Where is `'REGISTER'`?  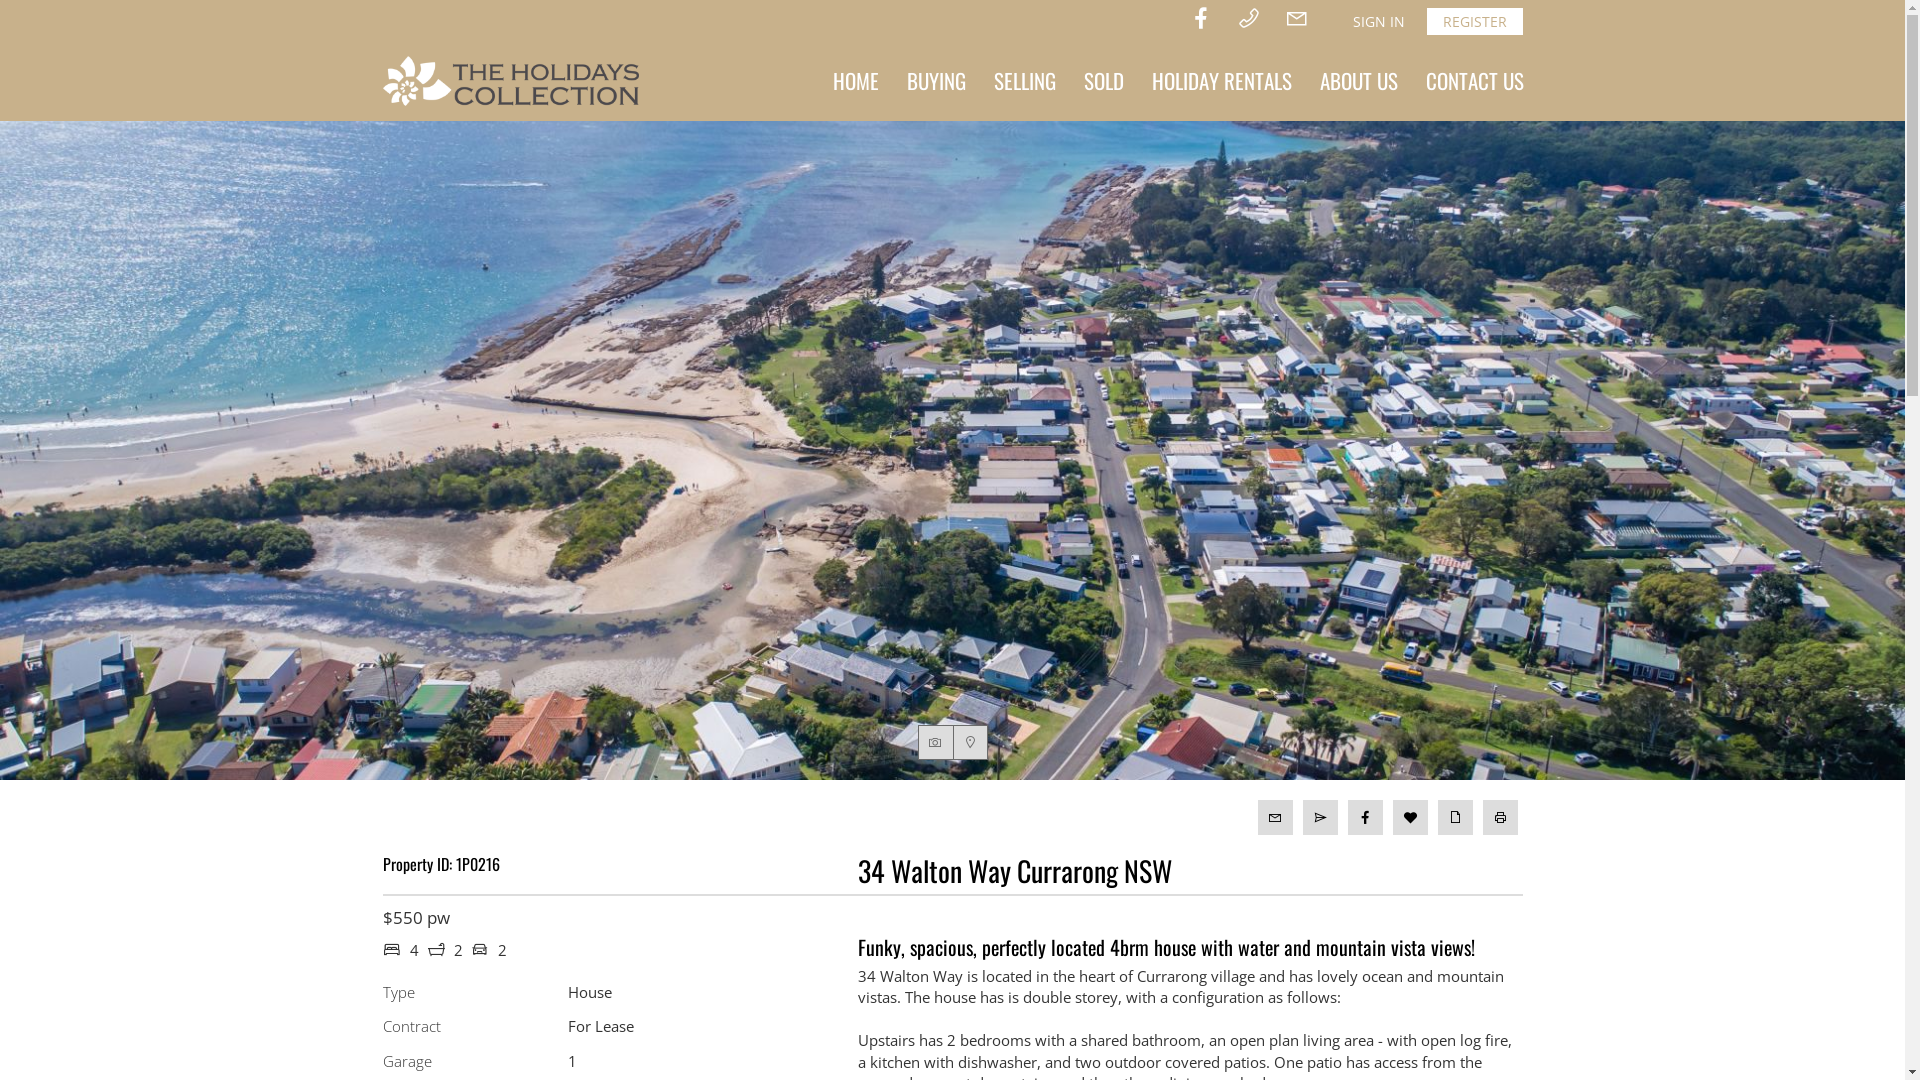
'REGISTER' is located at coordinates (1473, 21).